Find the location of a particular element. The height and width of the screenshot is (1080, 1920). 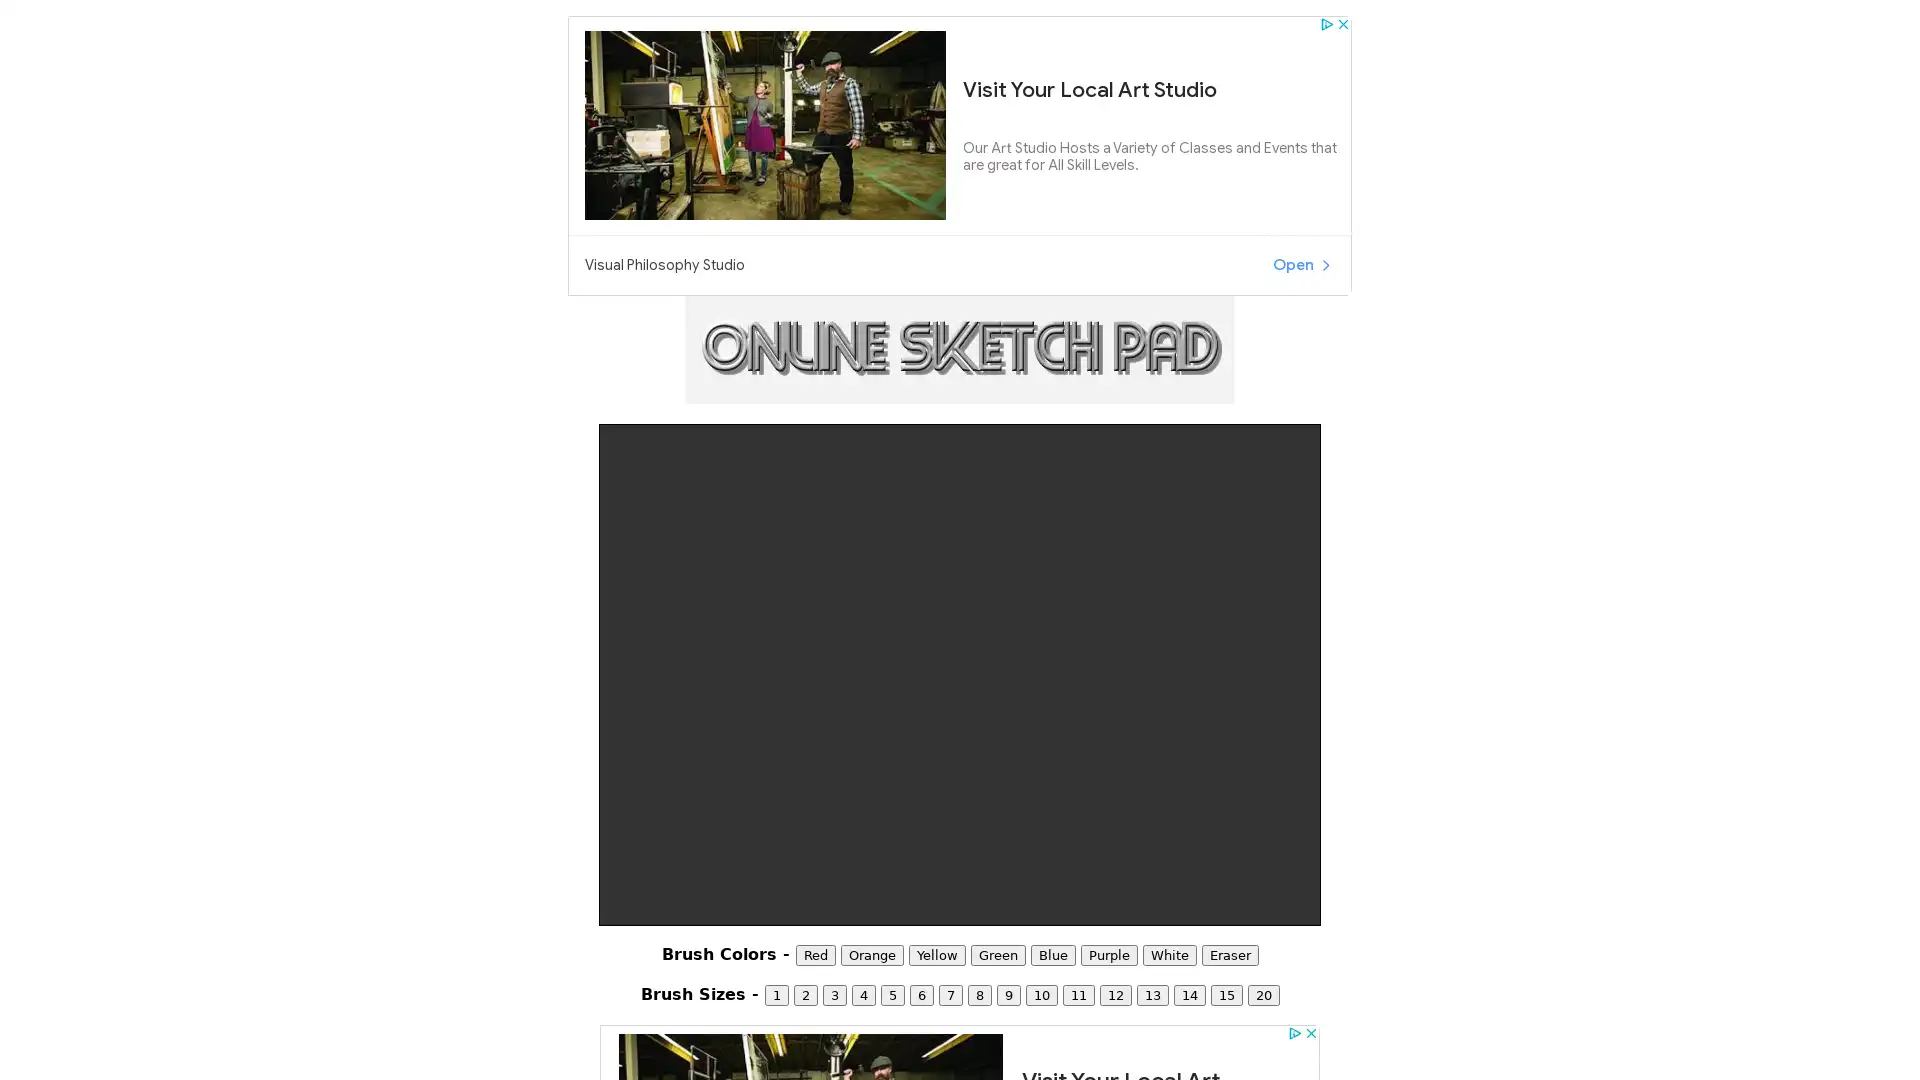

7 is located at coordinates (949, 995).